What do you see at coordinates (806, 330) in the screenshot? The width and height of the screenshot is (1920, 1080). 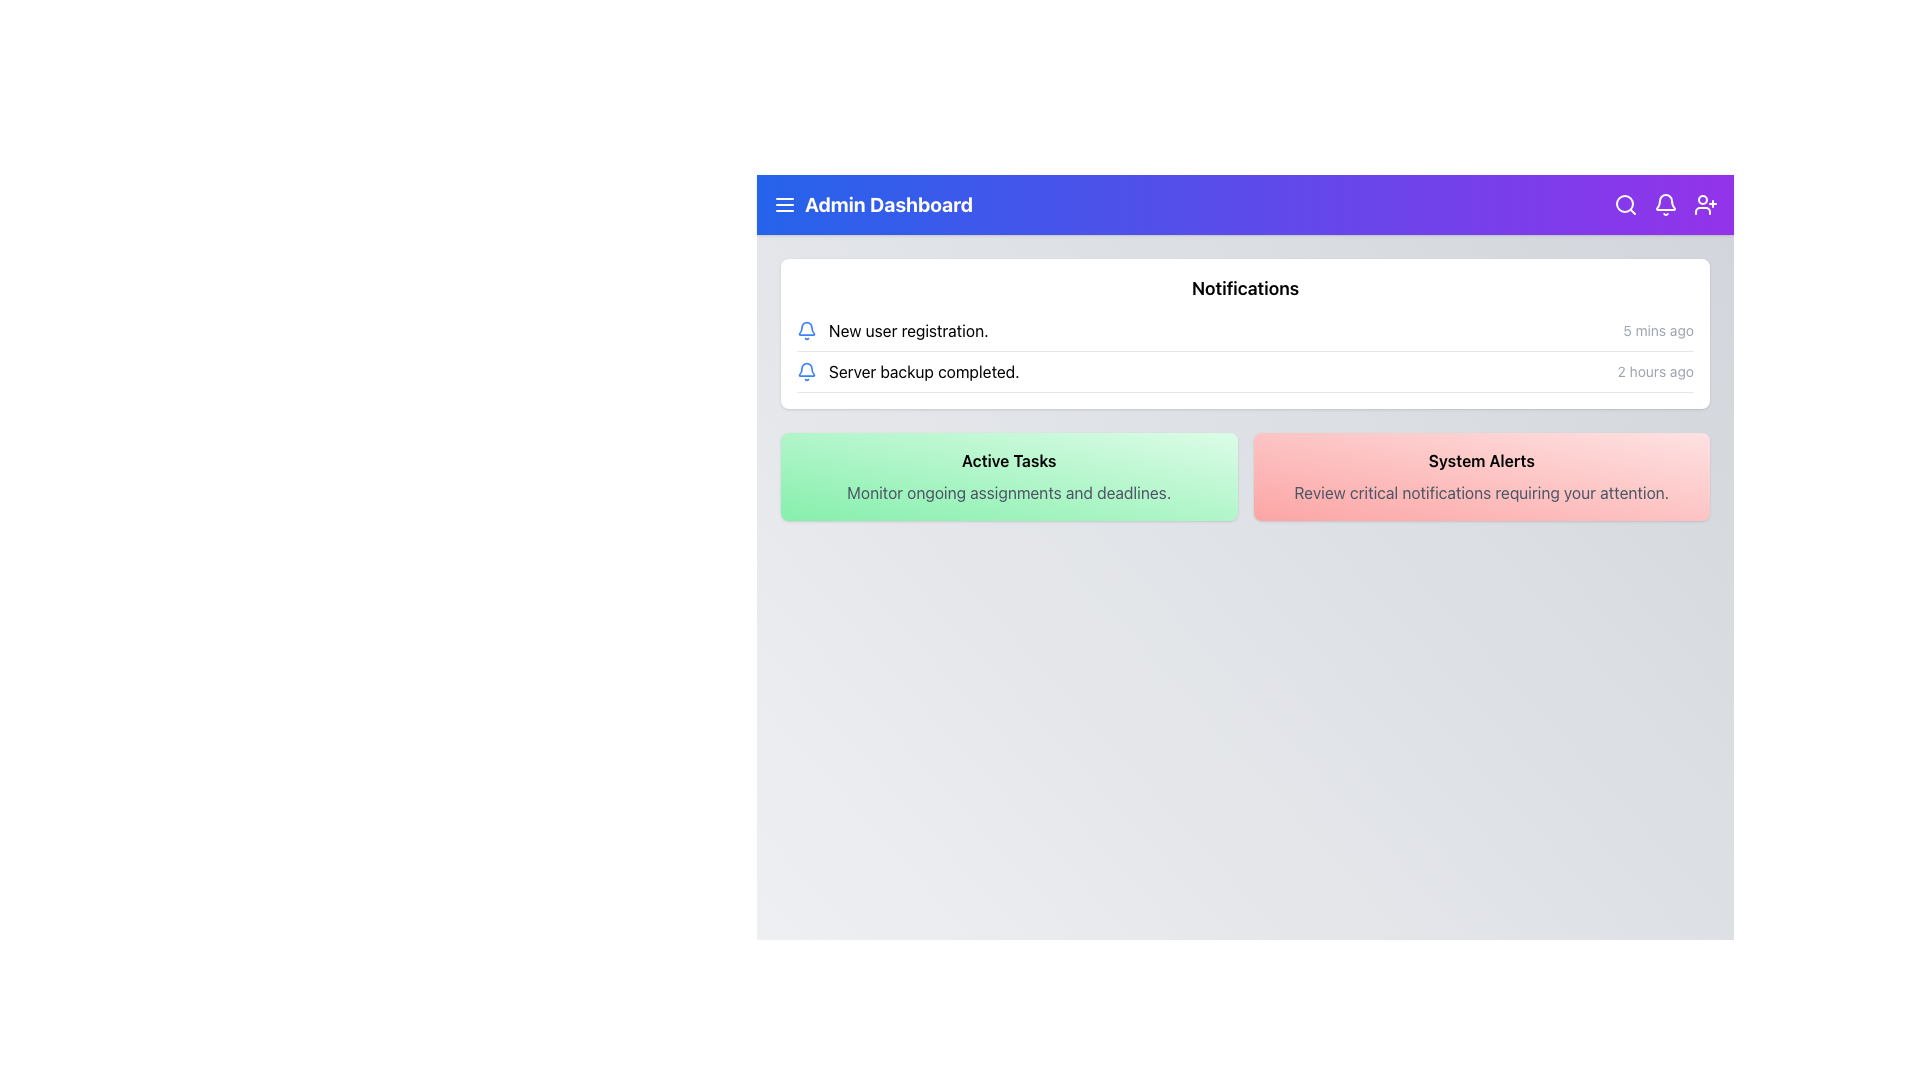 I see `the bell icon indicating notifications located in the topmost entry of the 'New user registration' notification list on the dashboard page` at bounding box center [806, 330].